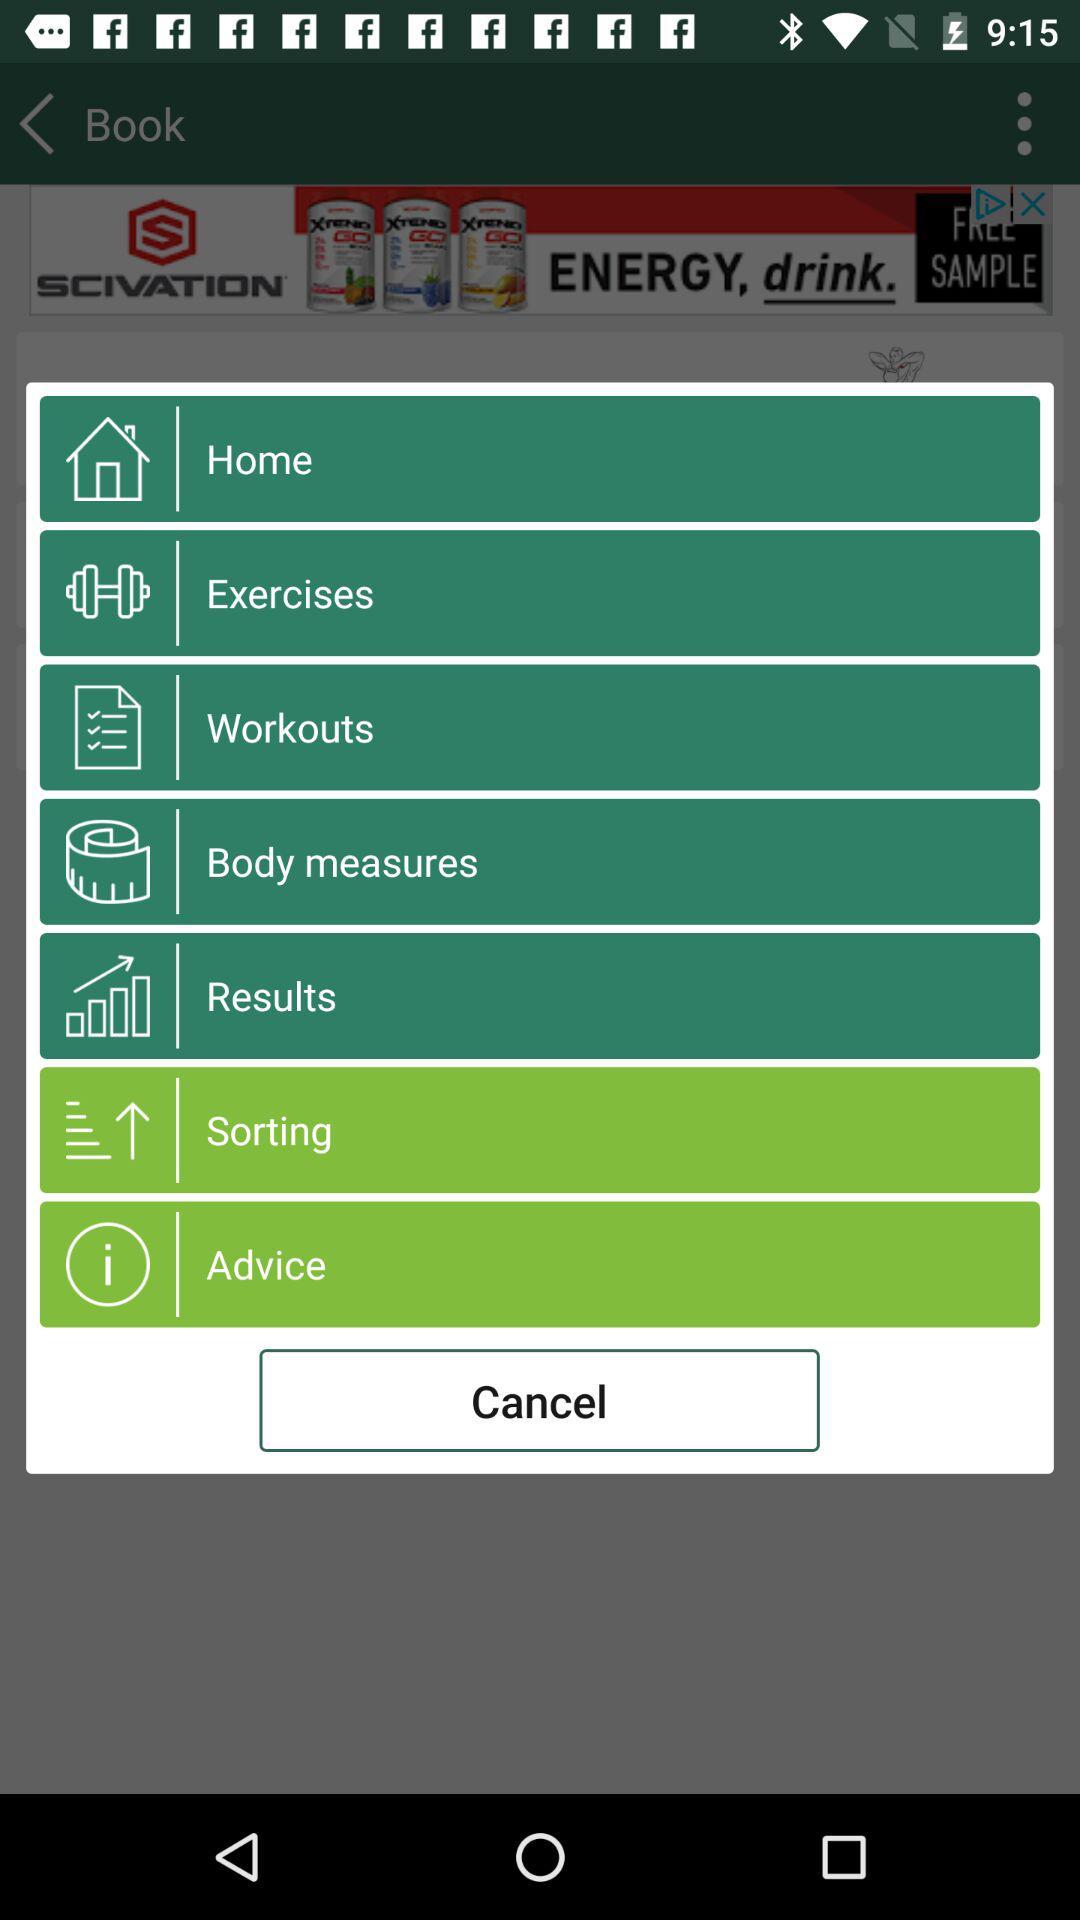 Image resolution: width=1080 pixels, height=1920 pixels. What do you see at coordinates (538, 1399) in the screenshot?
I see `cancel item` at bounding box center [538, 1399].